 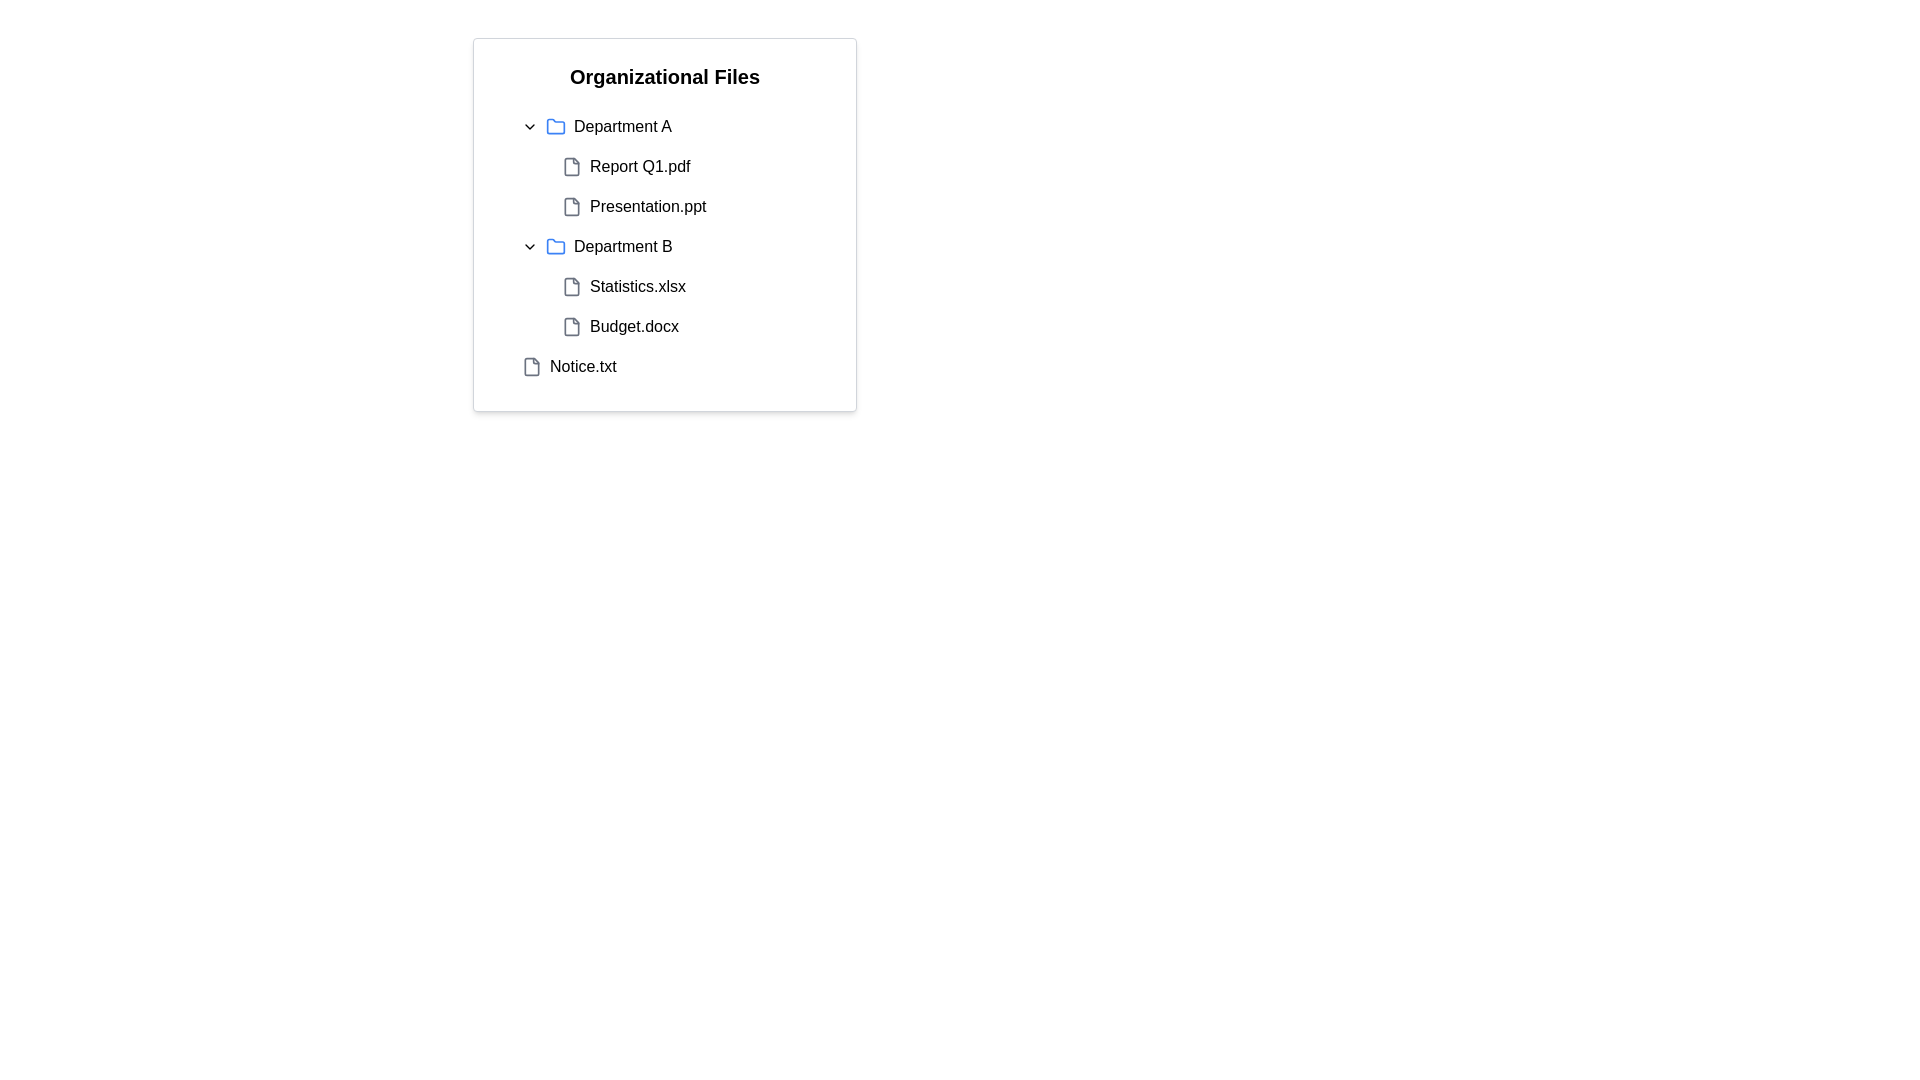 What do you see at coordinates (619, 326) in the screenshot?
I see `the 'Budget.docx' file item from the 'Department B' folder in the file tree structure` at bounding box center [619, 326].